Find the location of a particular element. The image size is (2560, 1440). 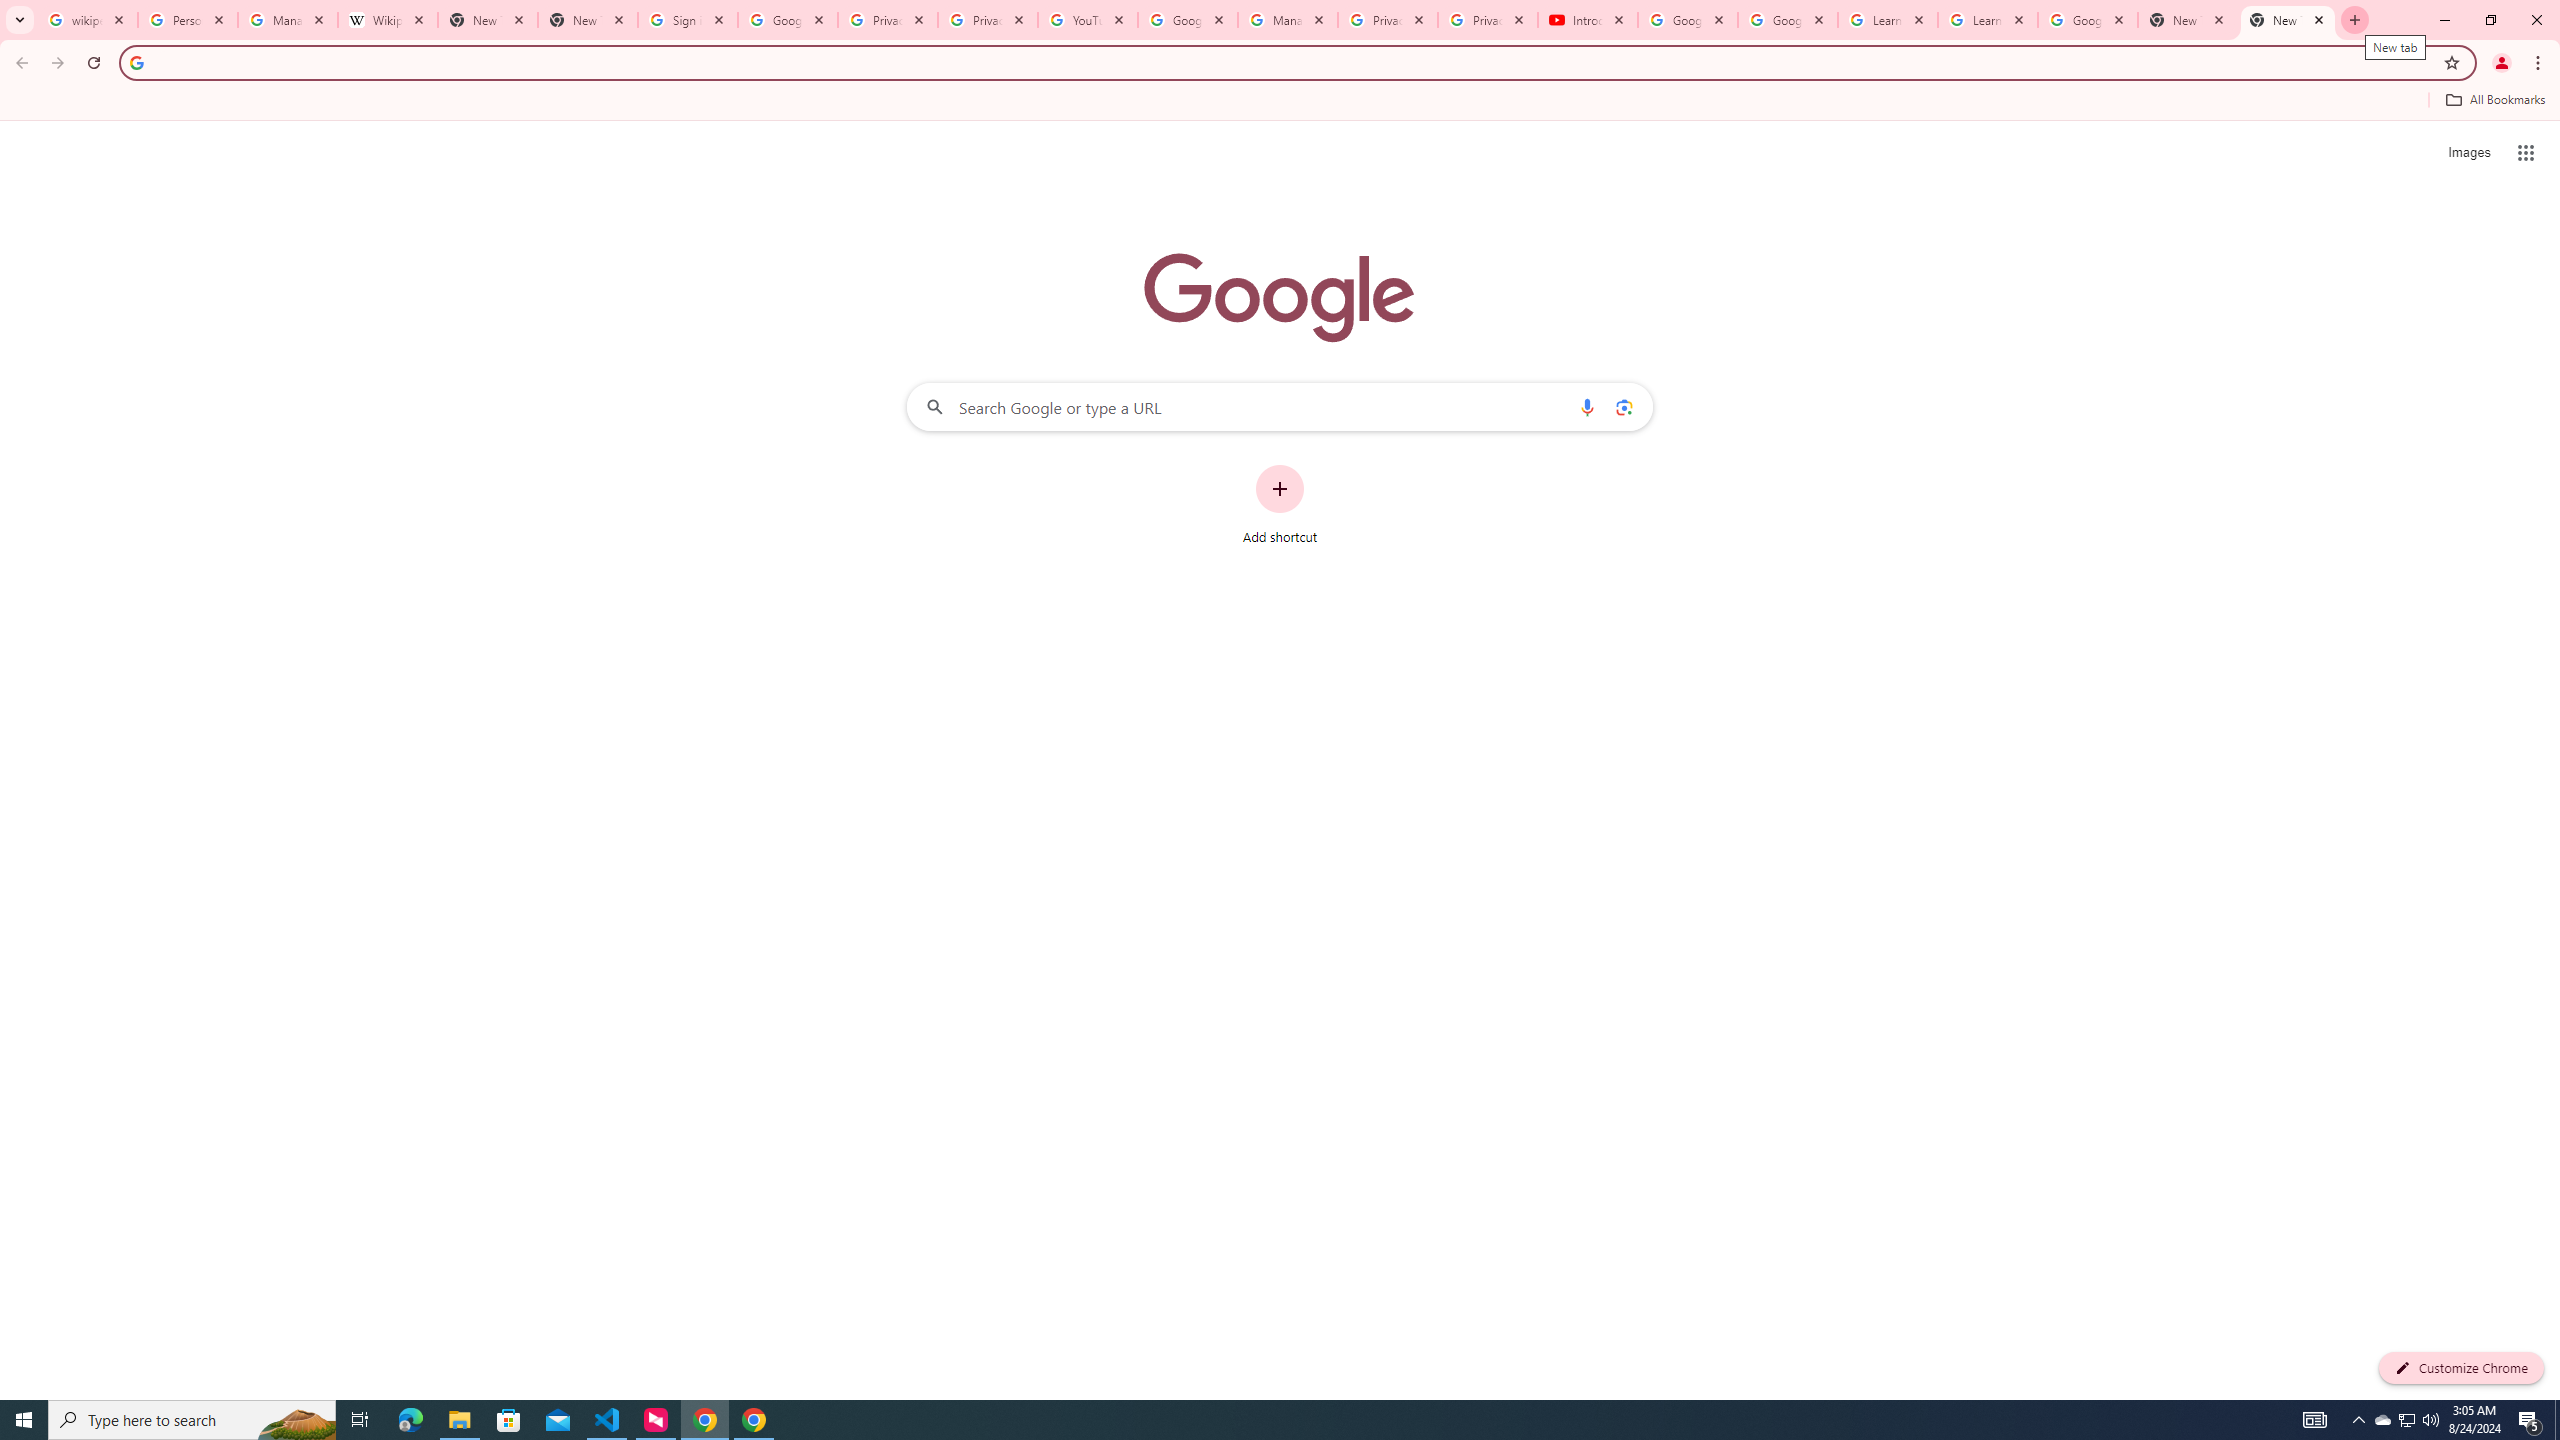

'Manage your Location History - Google Search Help' is located at coordinates (288, 19).